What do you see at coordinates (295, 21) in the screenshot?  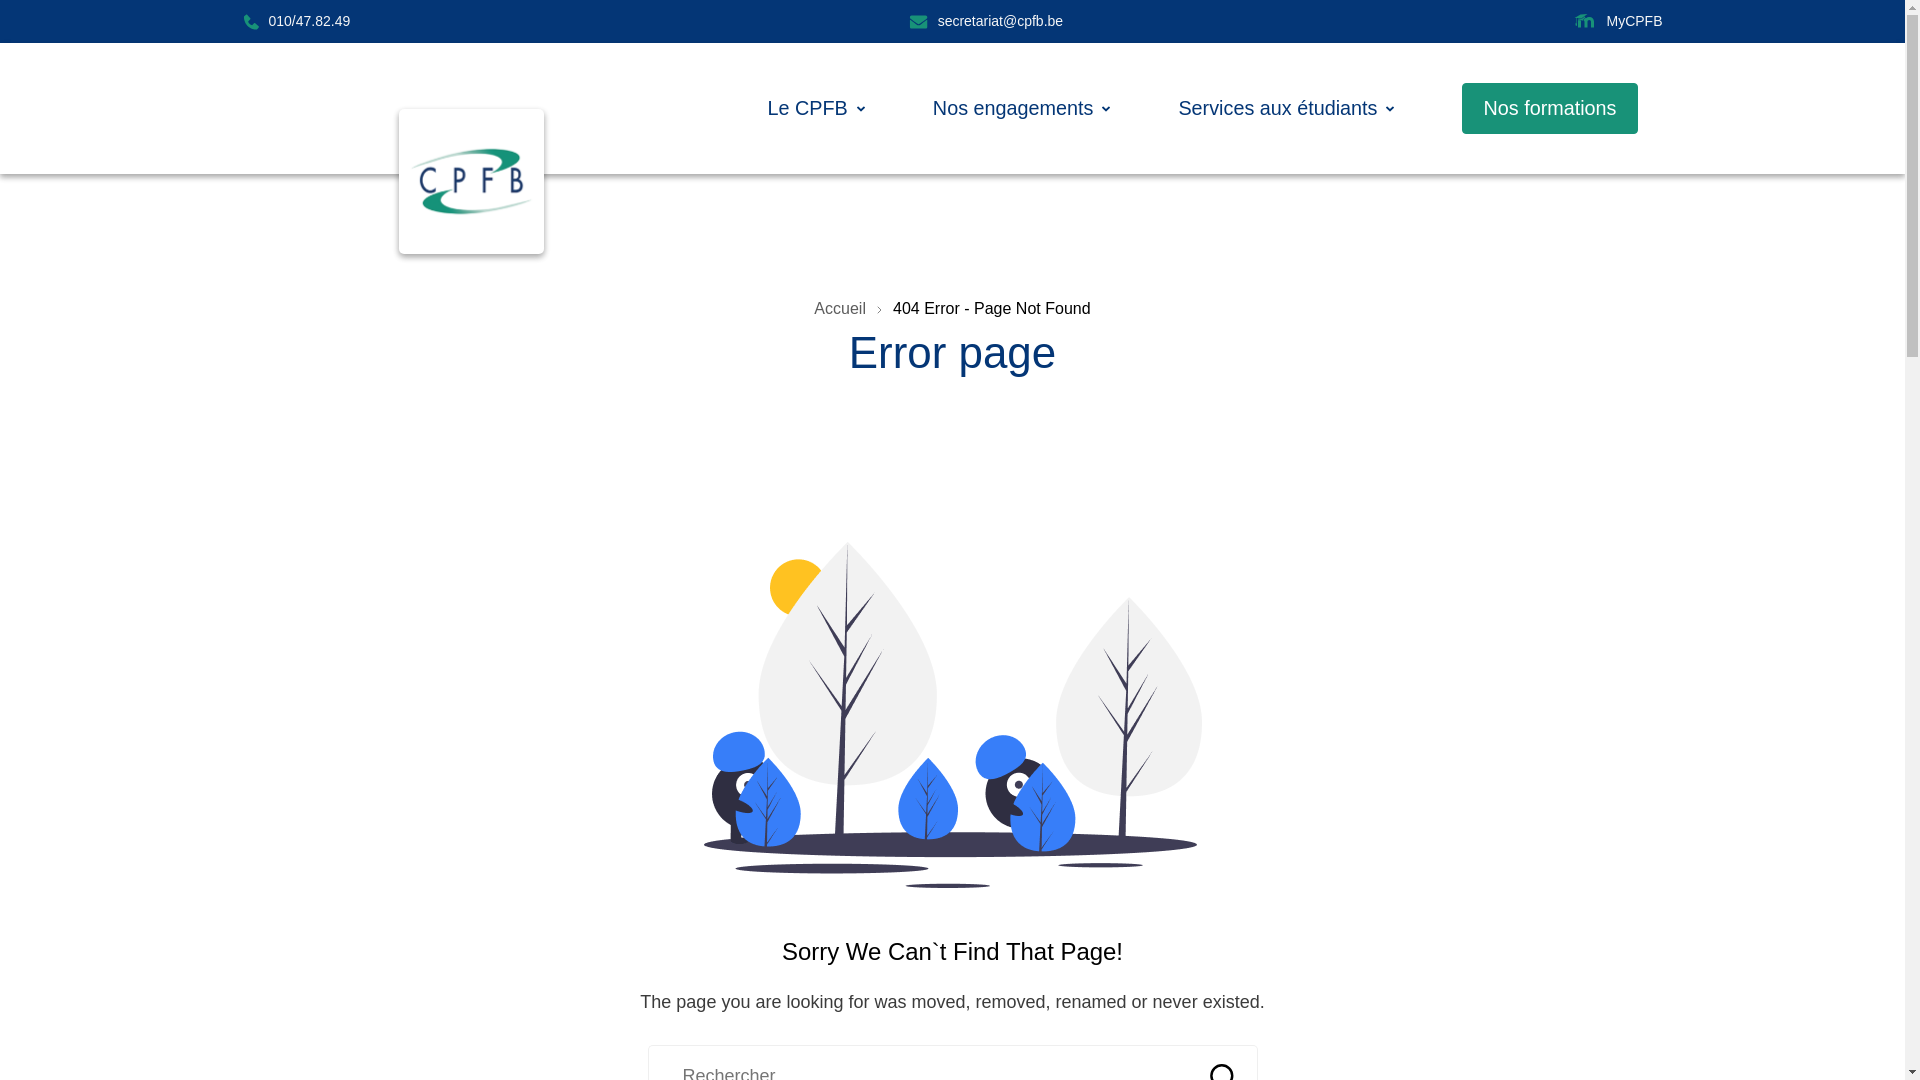 I see `'010/47.82.49'` at bounding box center [295, 21].